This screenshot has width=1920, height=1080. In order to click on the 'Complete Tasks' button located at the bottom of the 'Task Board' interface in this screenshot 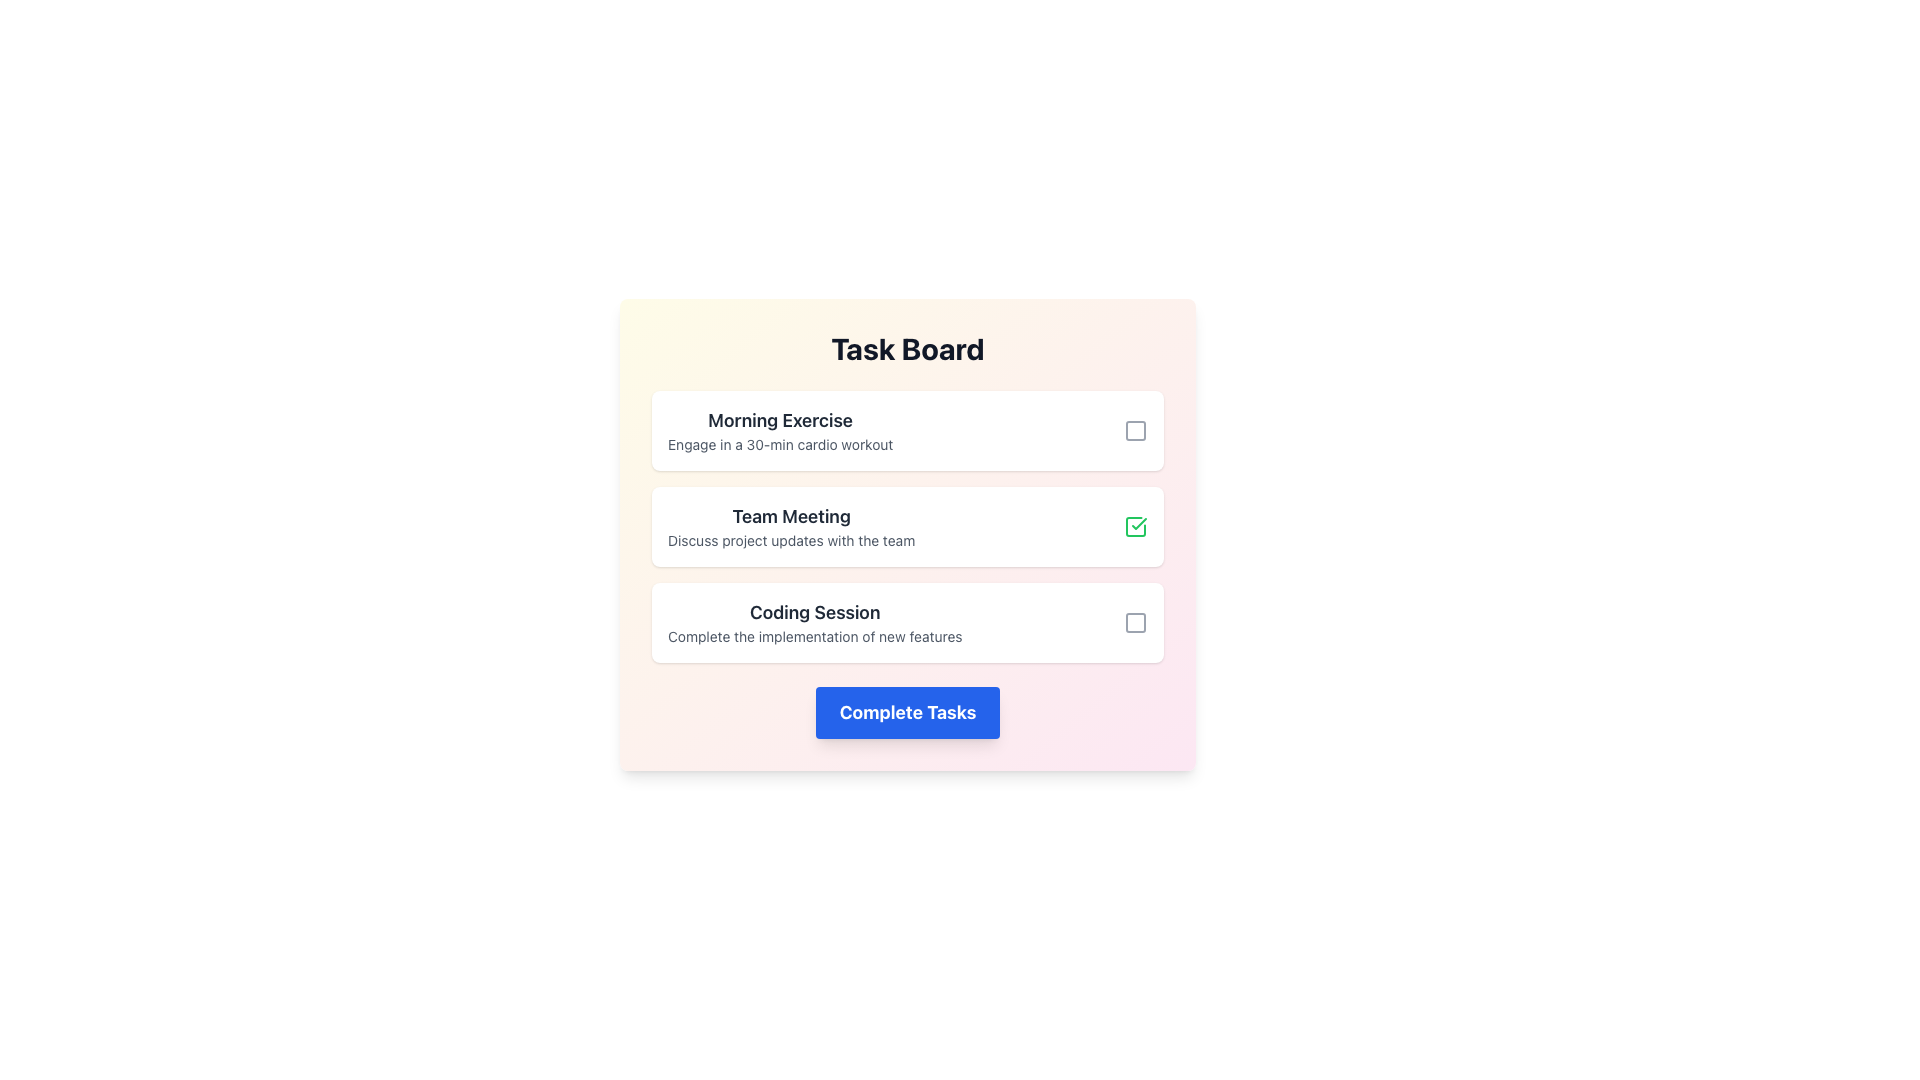, I will do `click(906, 712)`.